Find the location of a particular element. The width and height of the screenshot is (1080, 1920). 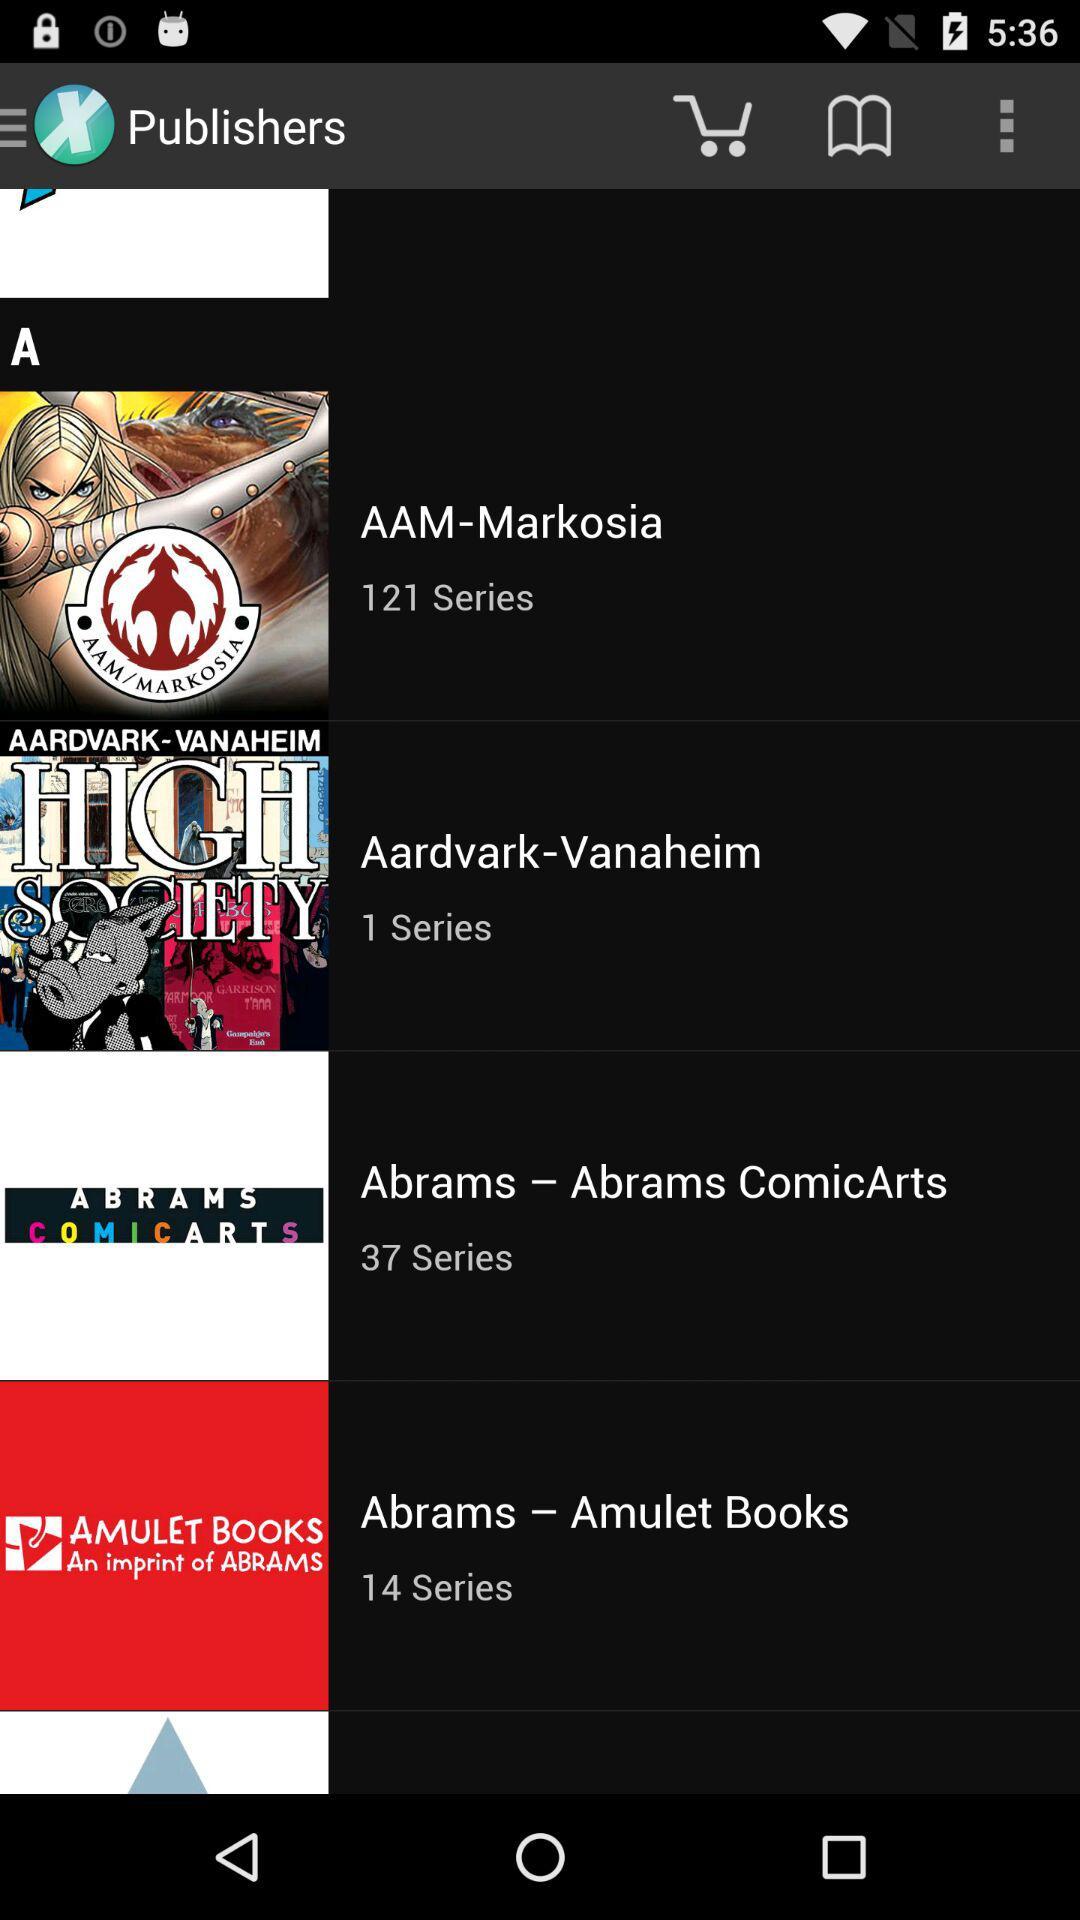

the item below the aam-markosia is located at coordinates (703, 595).